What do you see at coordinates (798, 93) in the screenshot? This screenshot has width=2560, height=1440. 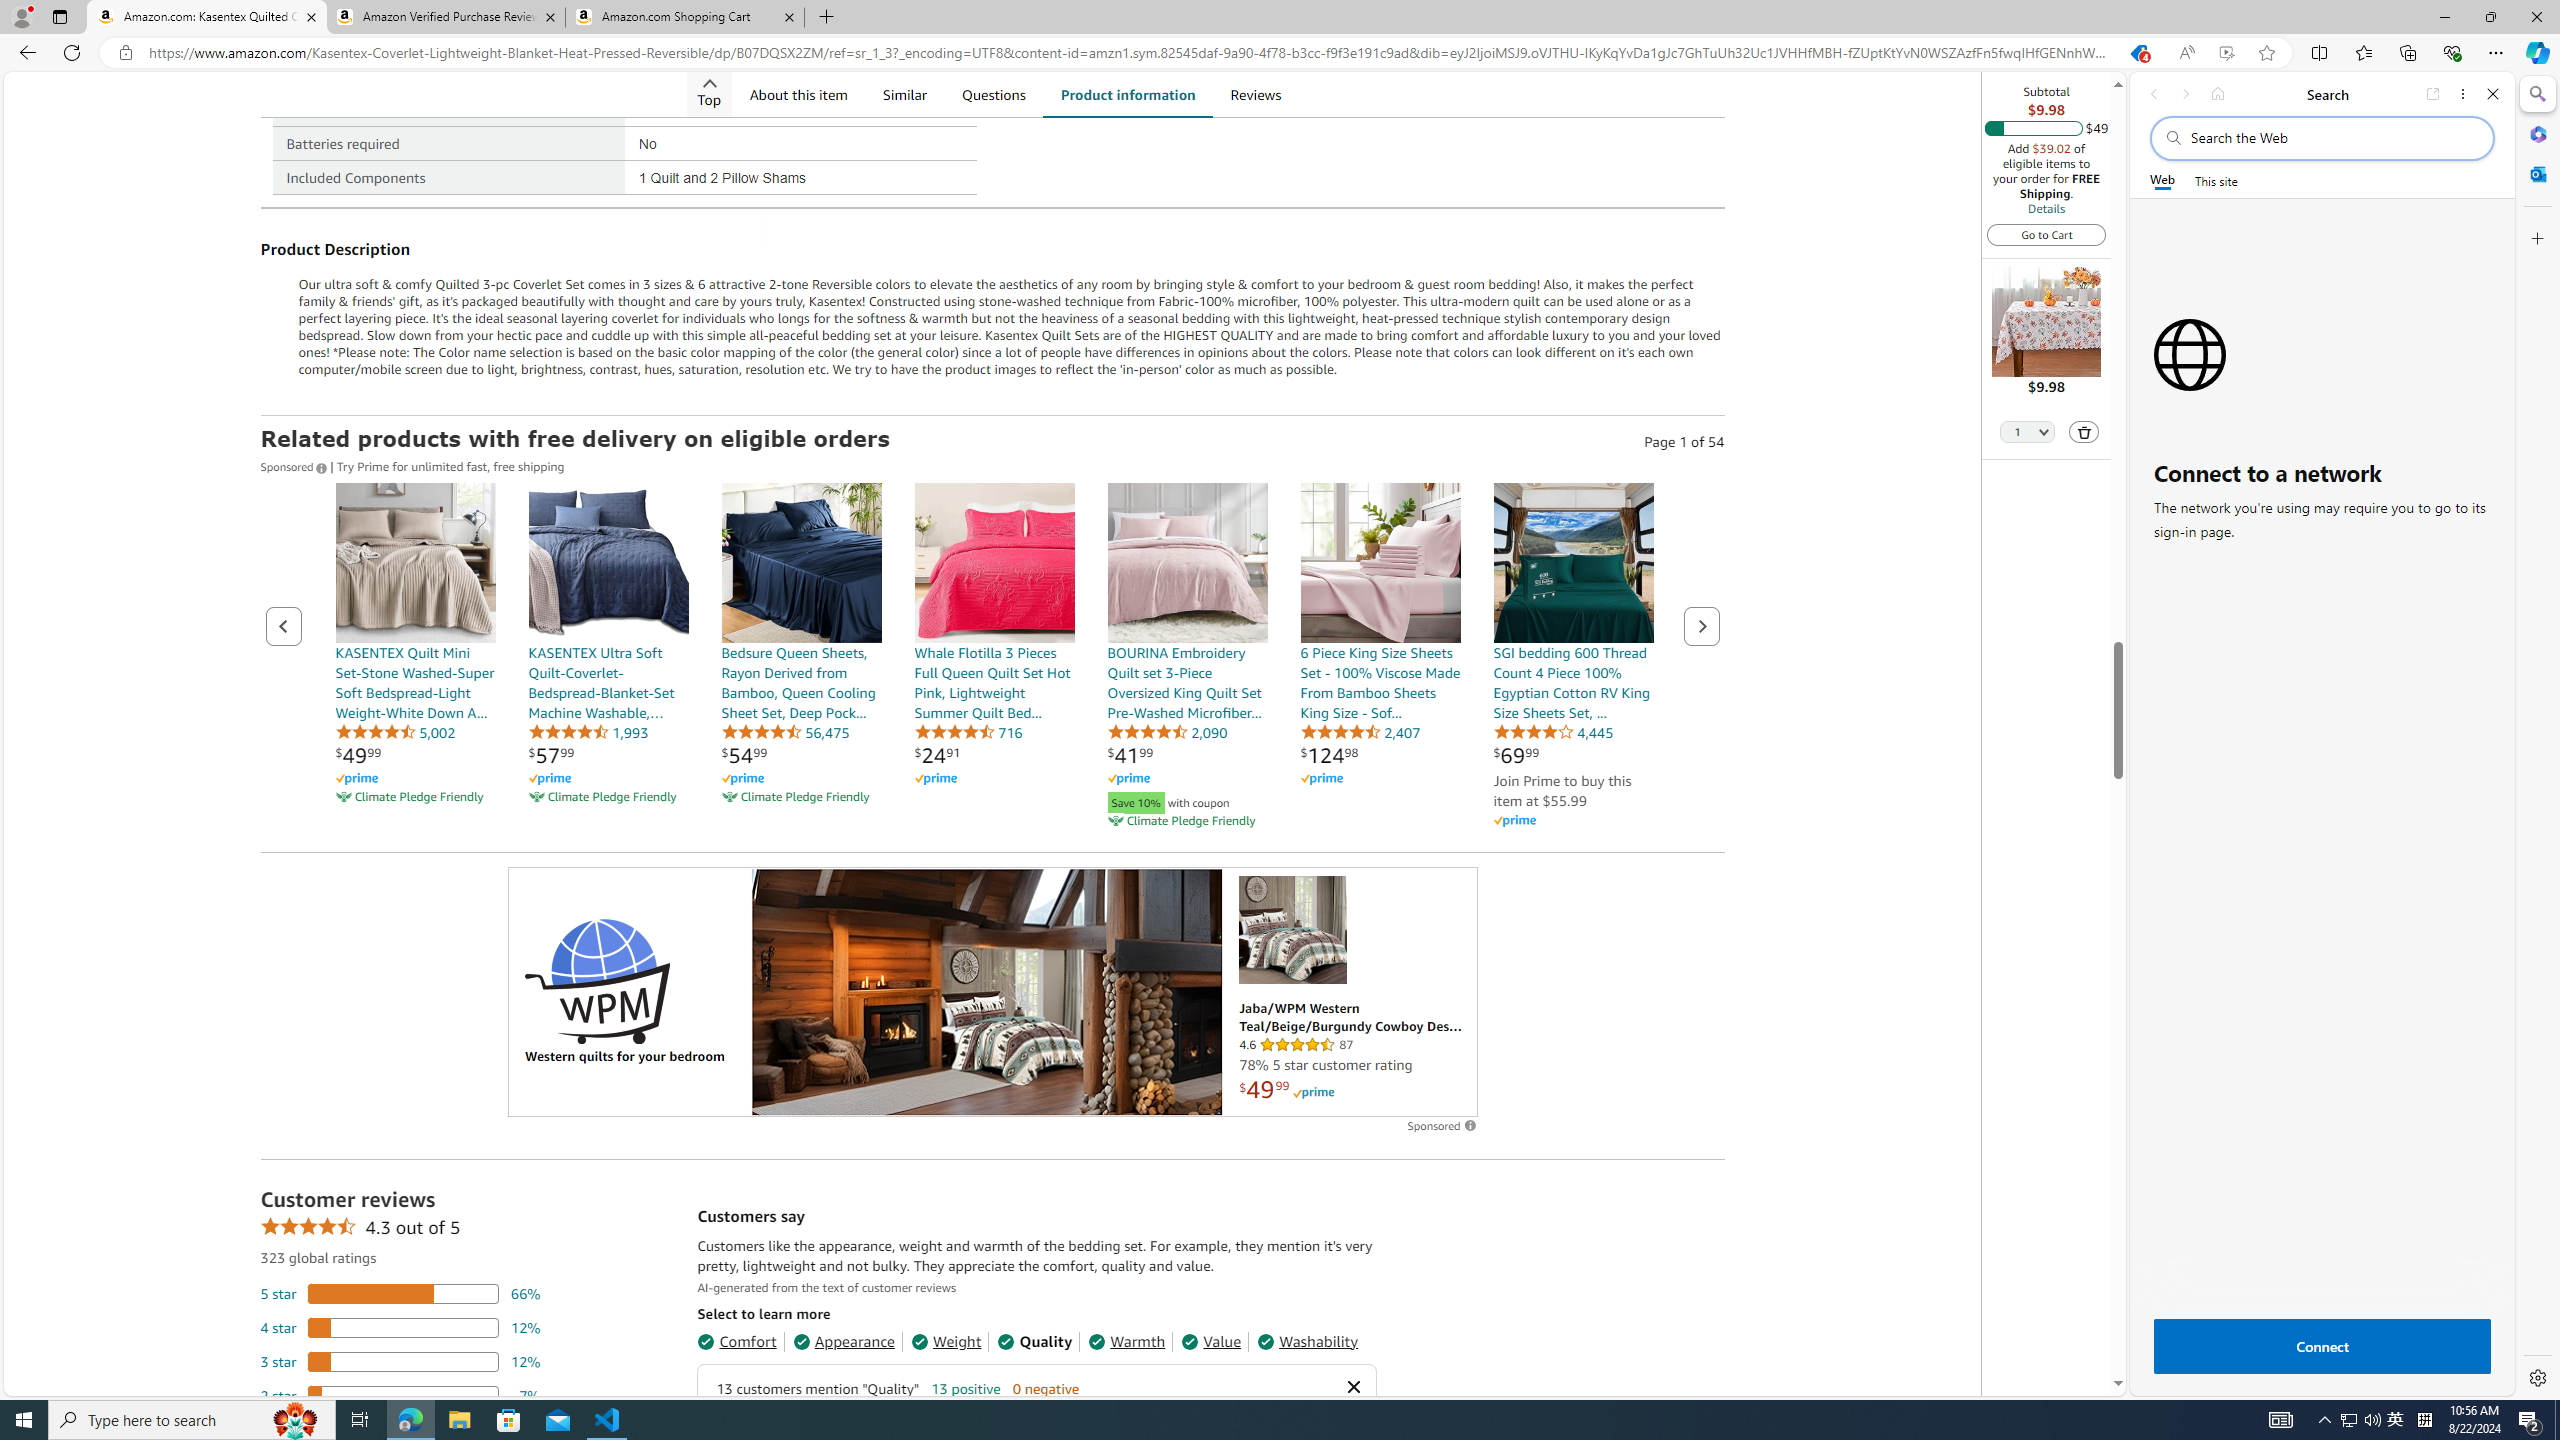 I see `'About this item'` at bounding box center [798, 93].